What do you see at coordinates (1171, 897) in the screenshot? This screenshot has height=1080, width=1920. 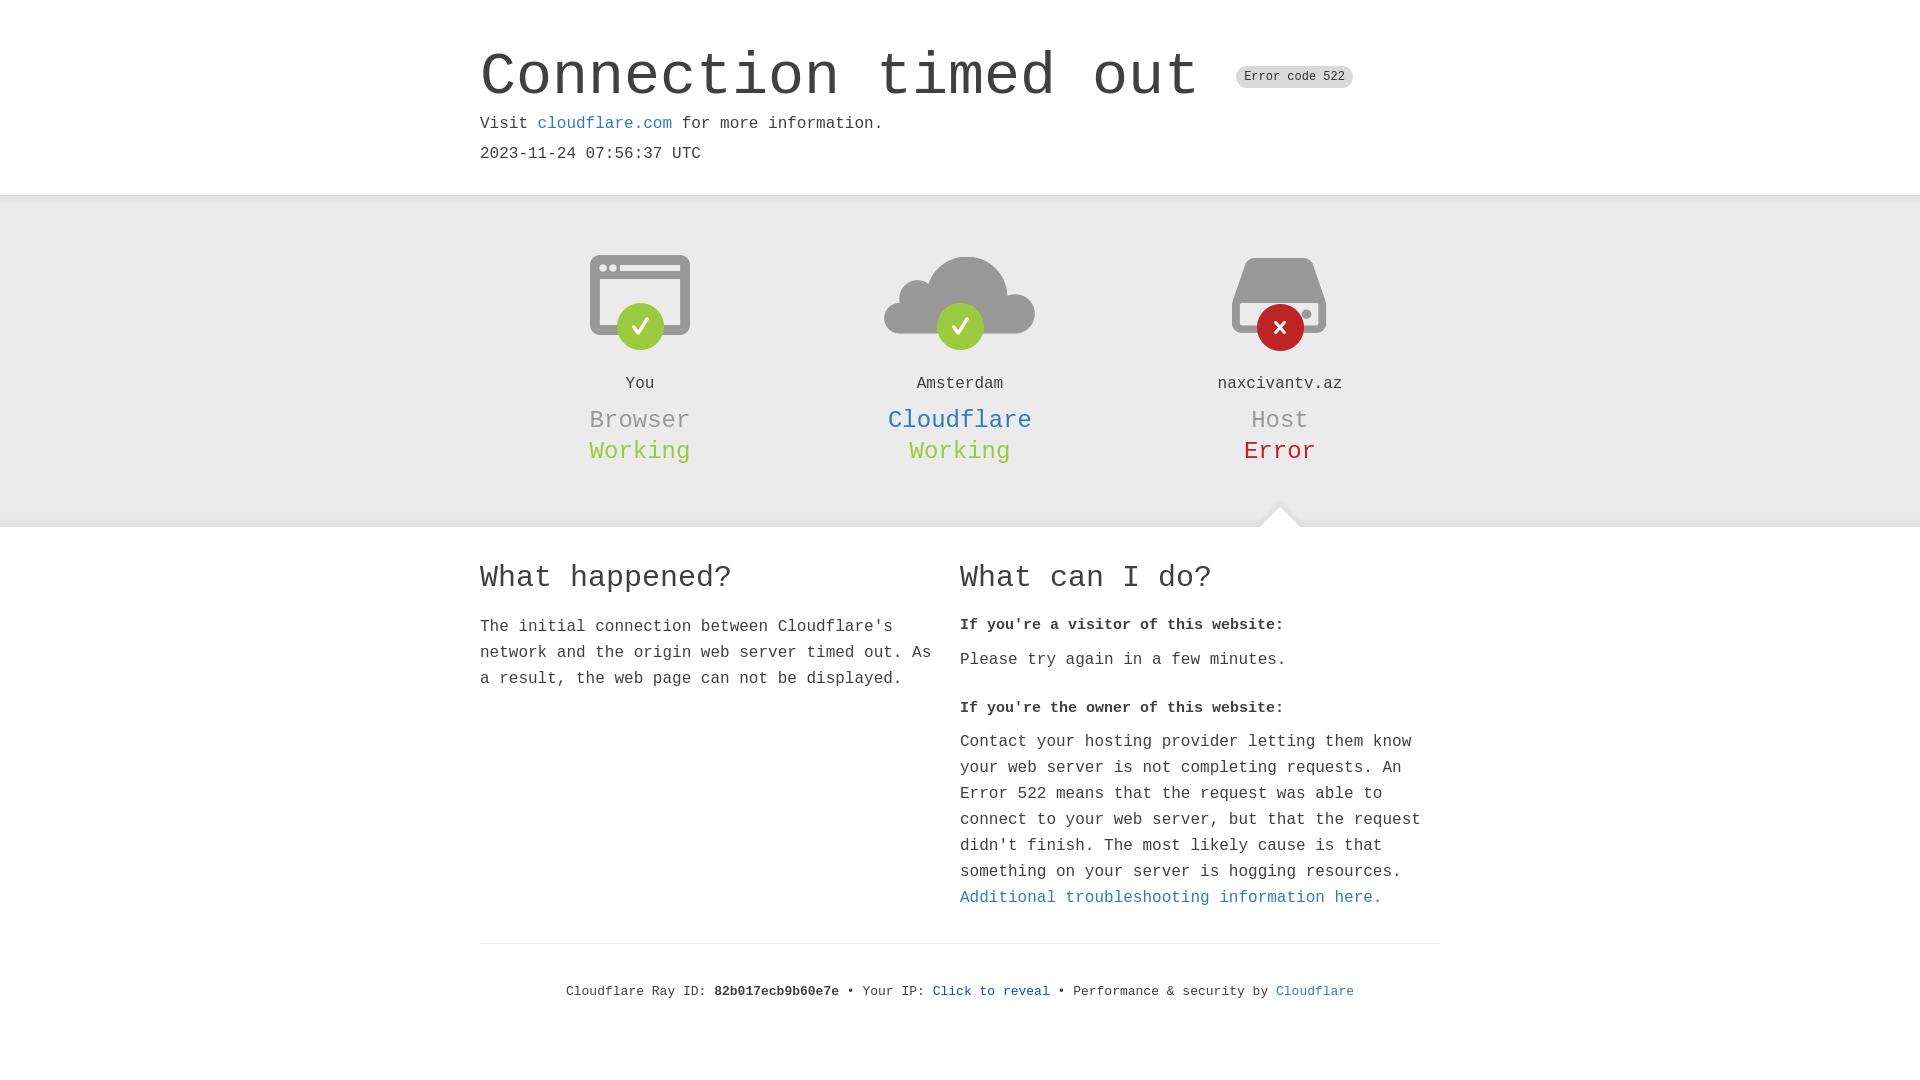 I see `'Additional troubleshooting information here.'` at bounding box center [1171, 897].